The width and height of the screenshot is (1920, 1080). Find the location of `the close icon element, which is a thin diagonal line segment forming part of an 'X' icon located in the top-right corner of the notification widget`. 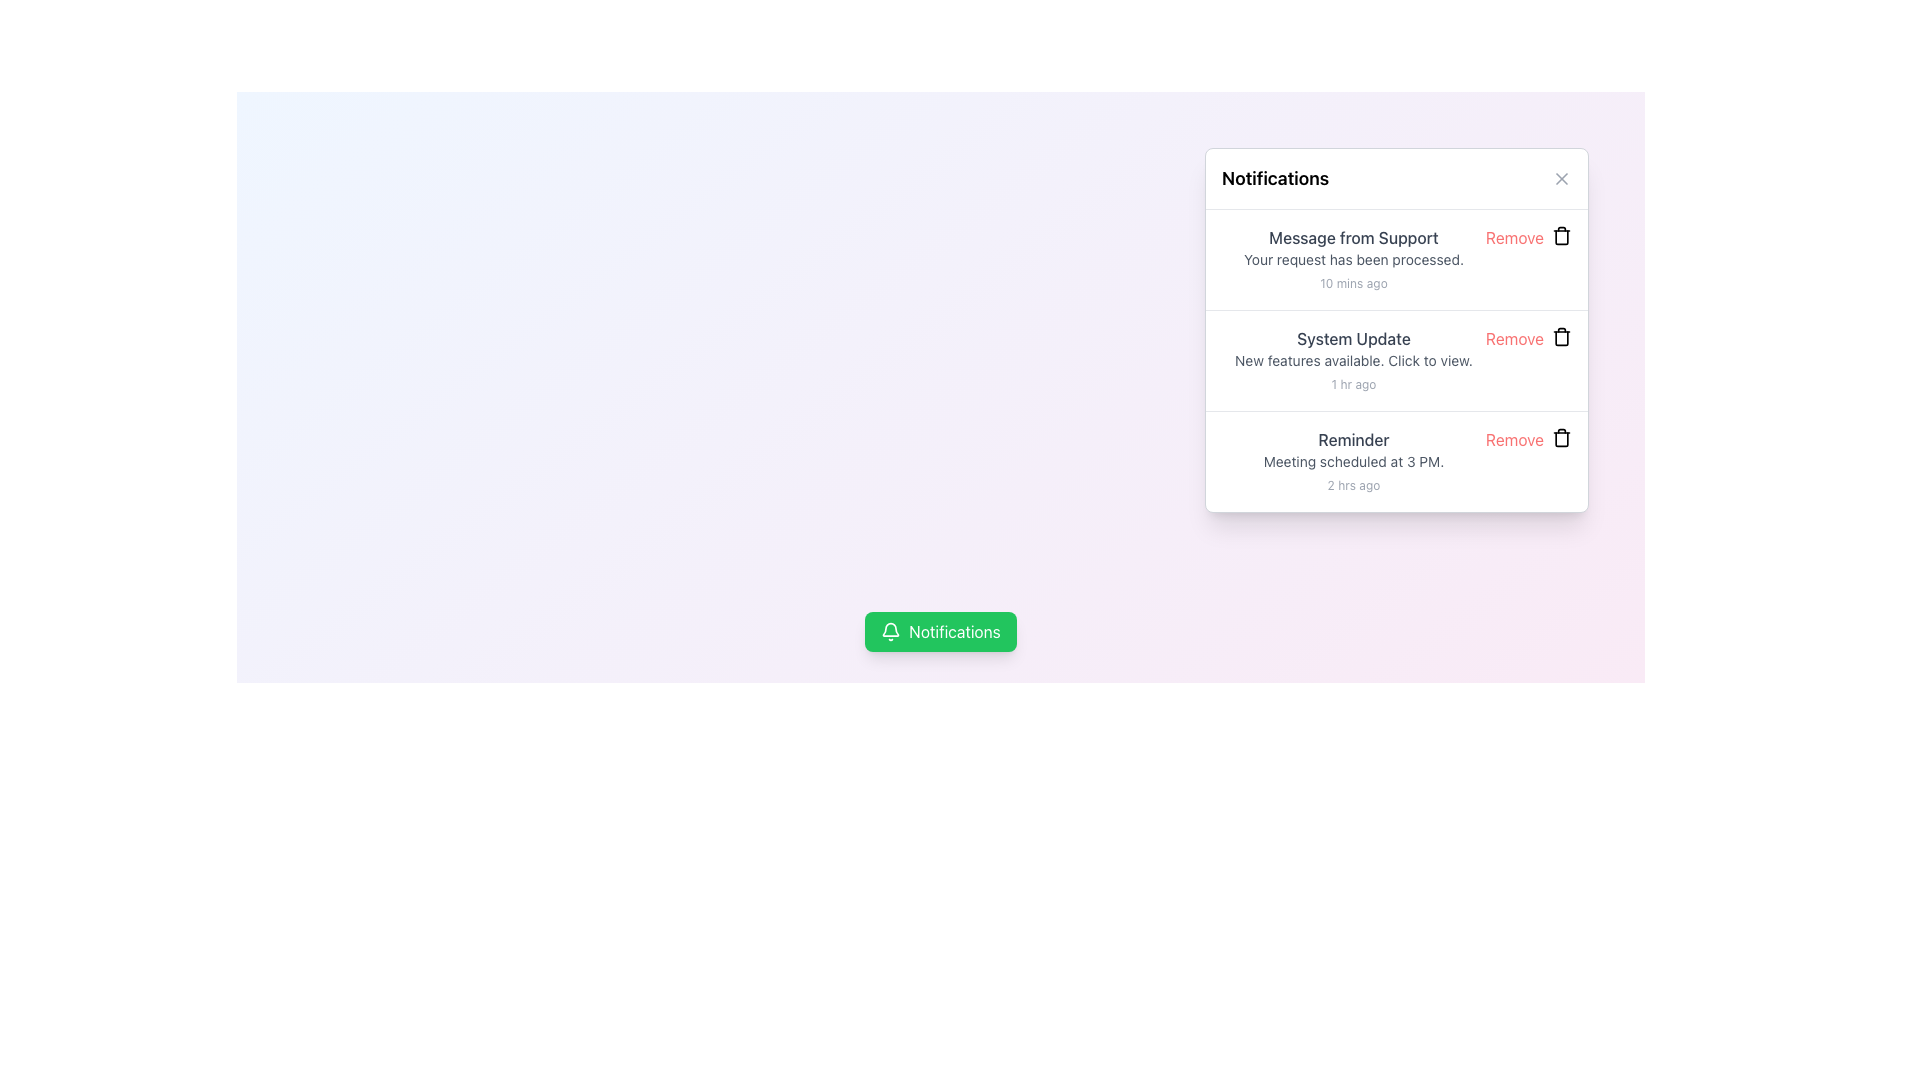

the close icon element, which is a thin diagonal line segment forming part of an 'X' icon located in the top-right corner of the notification widget is located at coordinates (1560, 177).